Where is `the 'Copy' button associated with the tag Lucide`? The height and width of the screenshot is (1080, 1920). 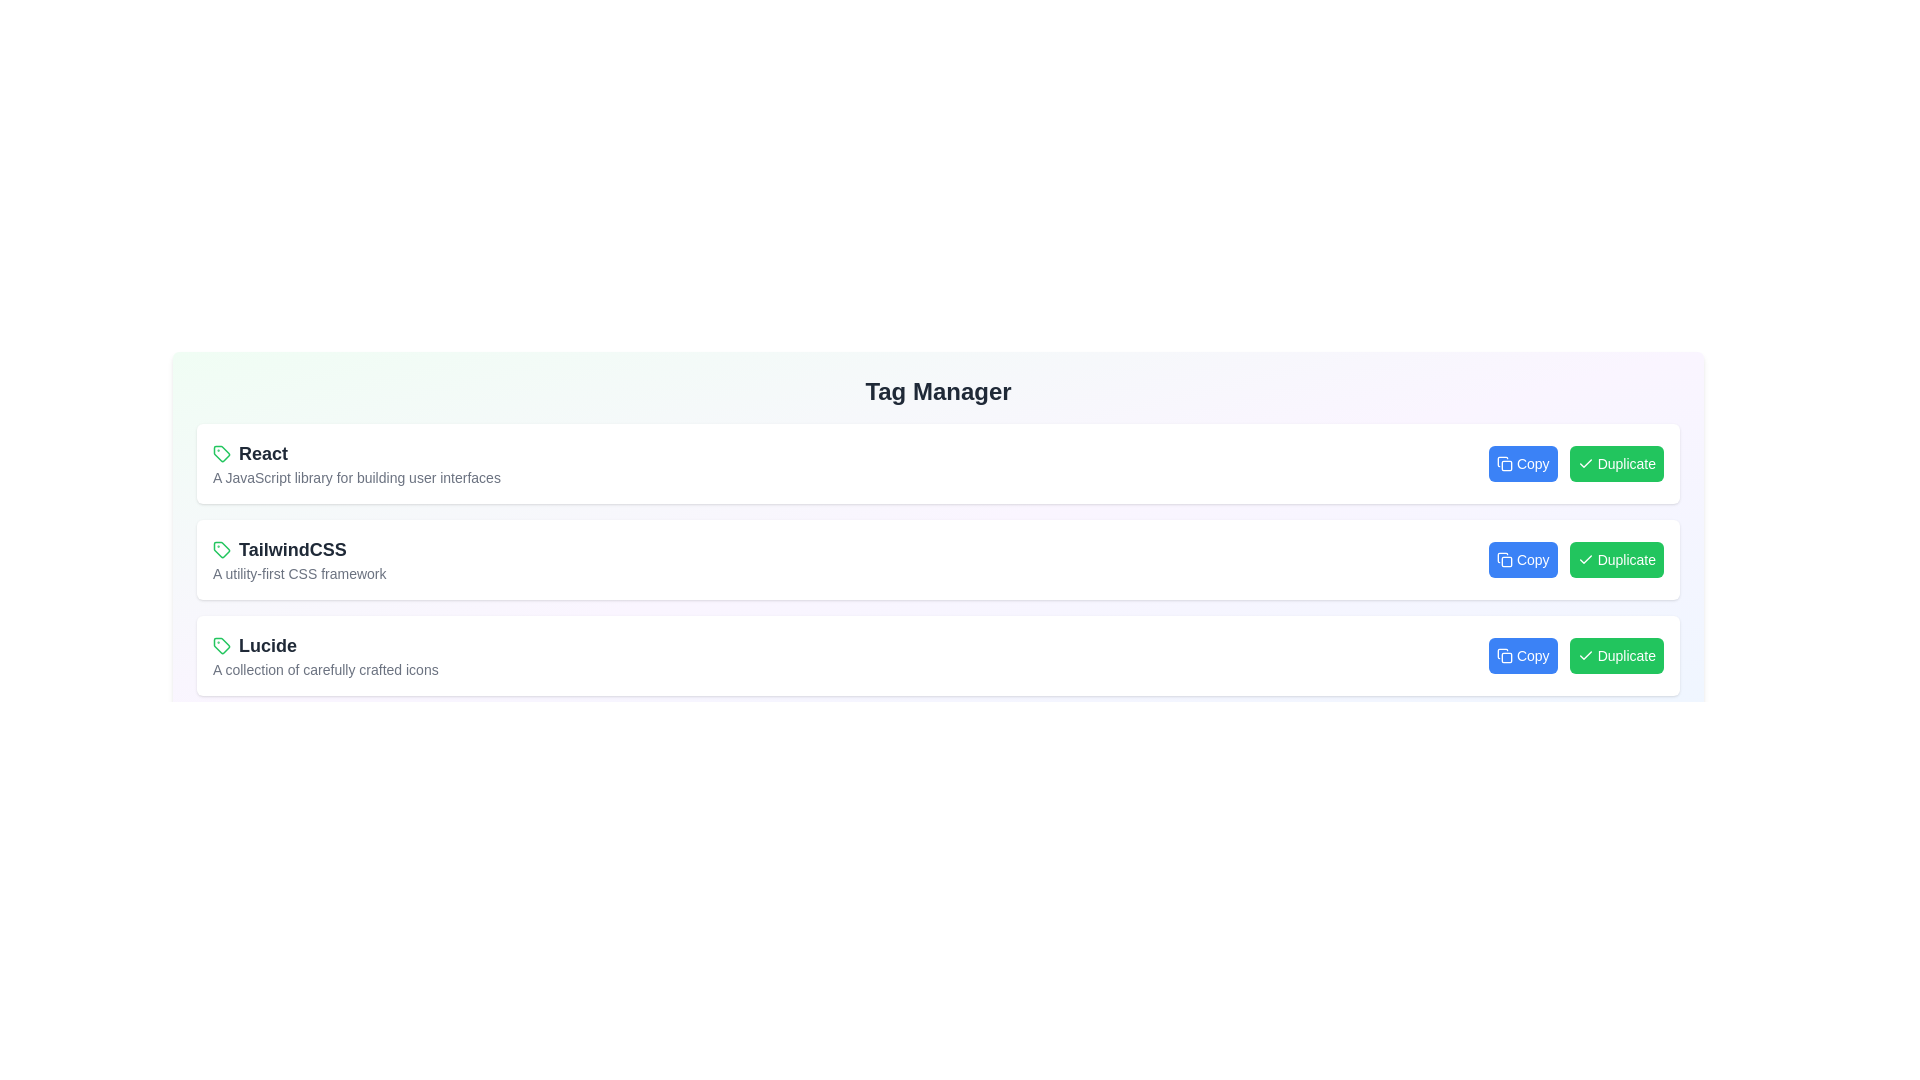
the 'Copy' button associated with the tag Lucide is located at coordinates (1522, 655).